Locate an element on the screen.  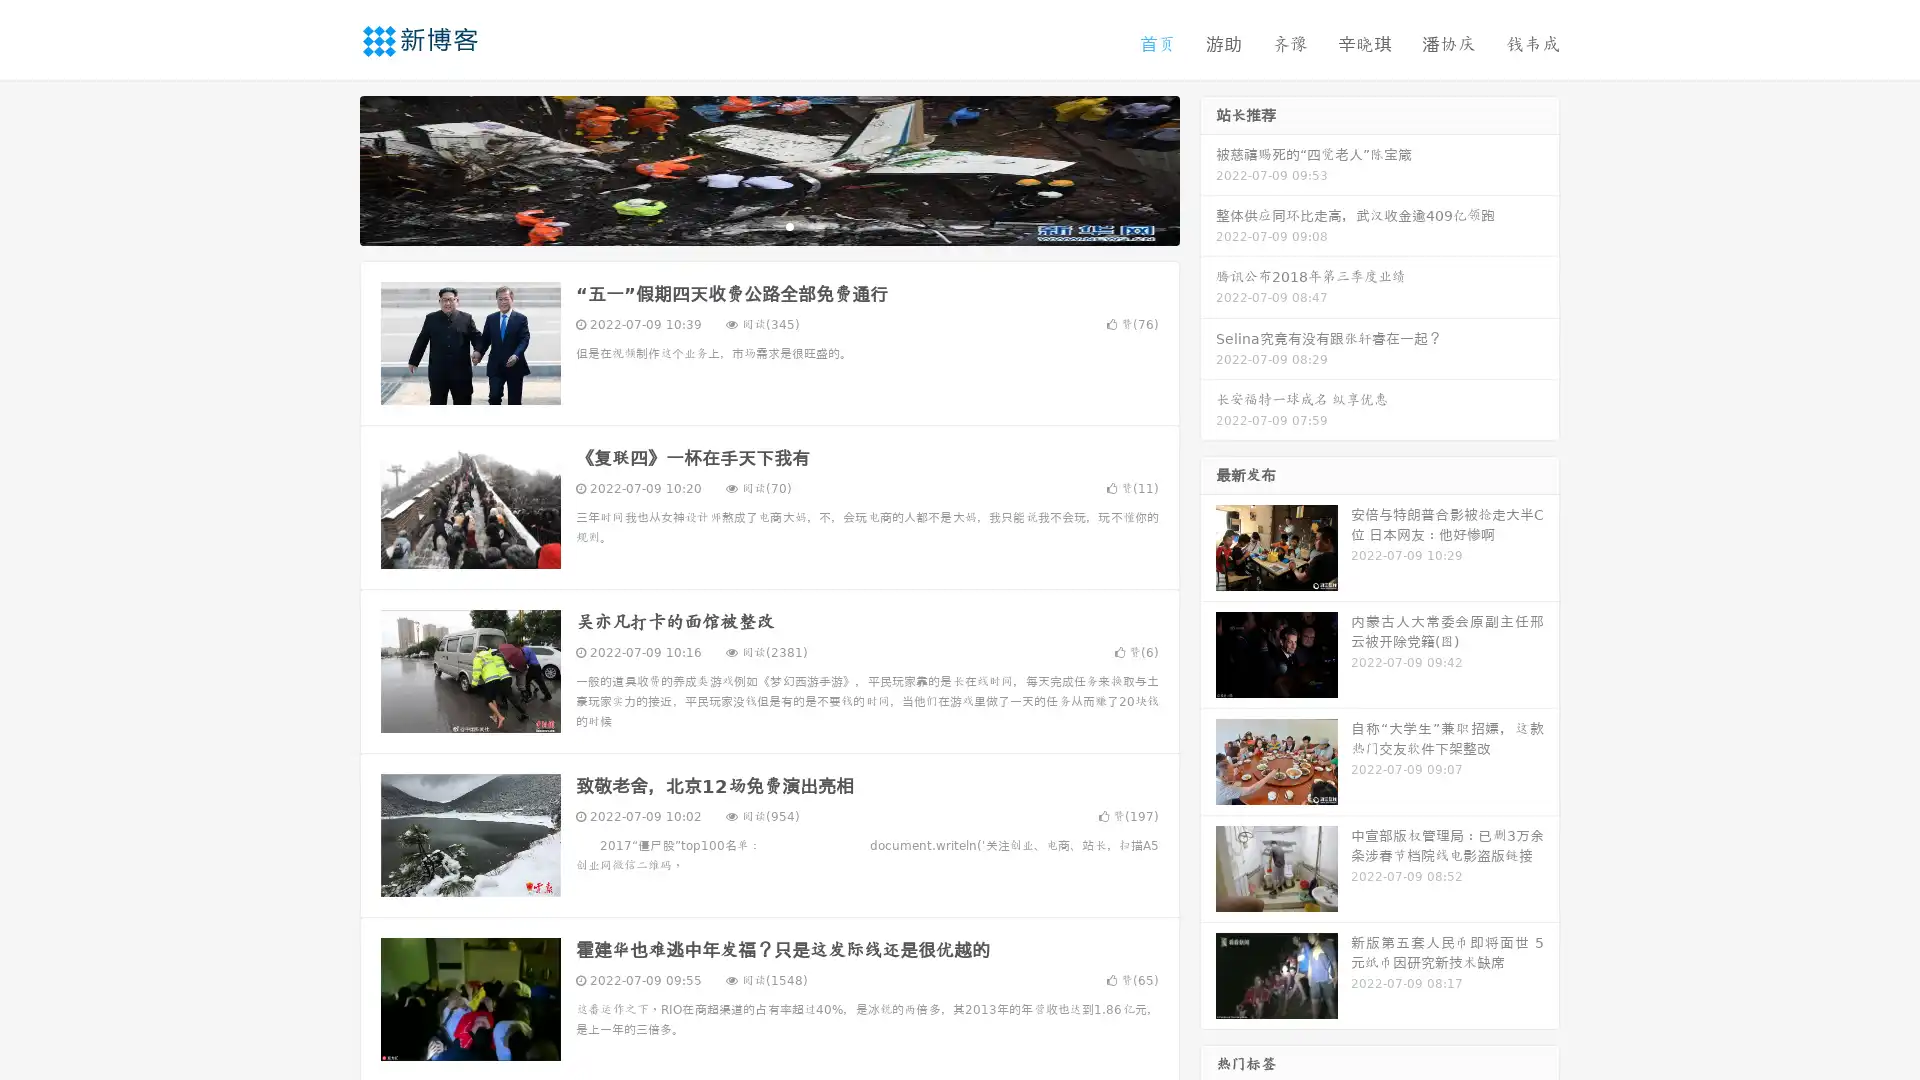
Go to slide 2 is located at coordinates (768, 225).